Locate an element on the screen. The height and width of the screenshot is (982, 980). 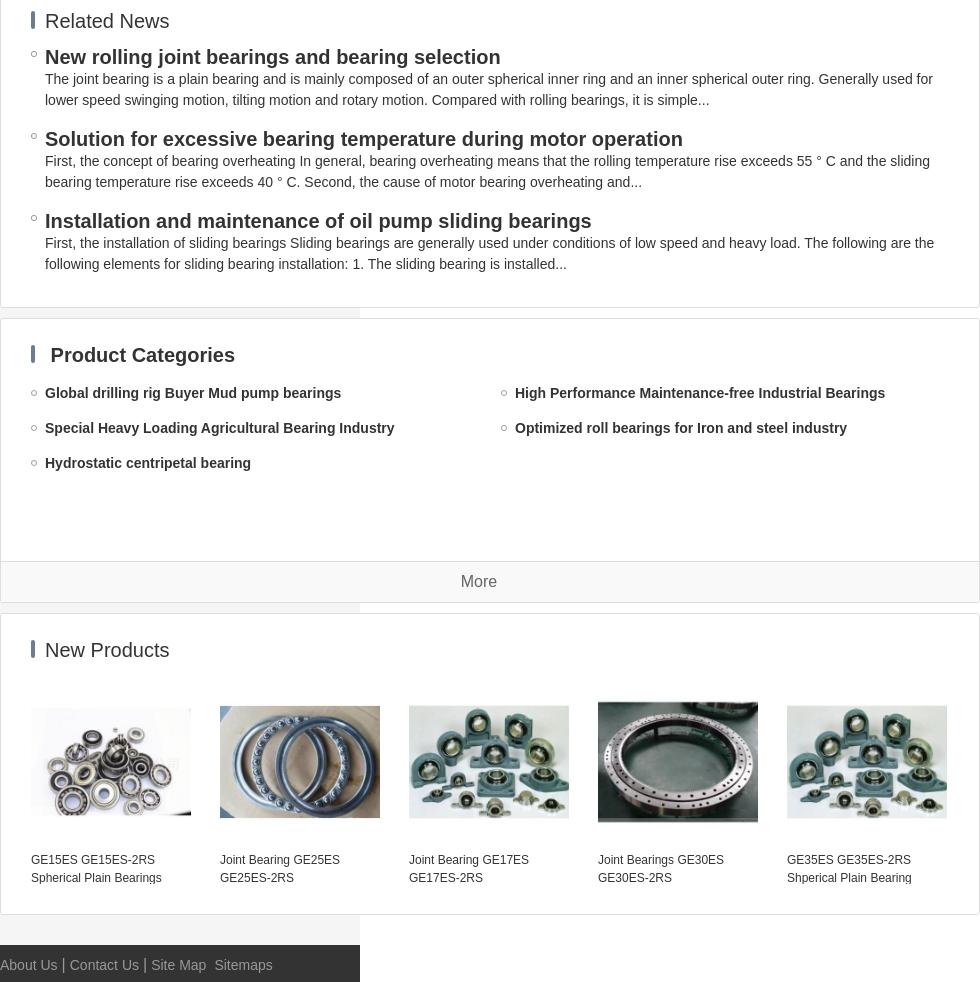
'Optimized roll bearings for Iron and steel industry' is located at coordinates (681, 427).